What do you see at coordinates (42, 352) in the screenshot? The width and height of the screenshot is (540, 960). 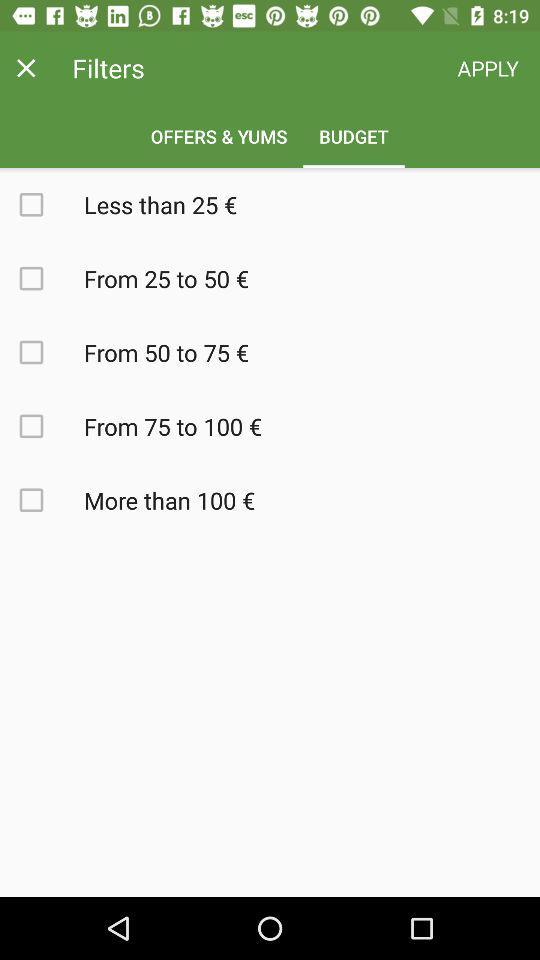 I see `from 50 to 70 pound option` at bounding box center [42, 352].